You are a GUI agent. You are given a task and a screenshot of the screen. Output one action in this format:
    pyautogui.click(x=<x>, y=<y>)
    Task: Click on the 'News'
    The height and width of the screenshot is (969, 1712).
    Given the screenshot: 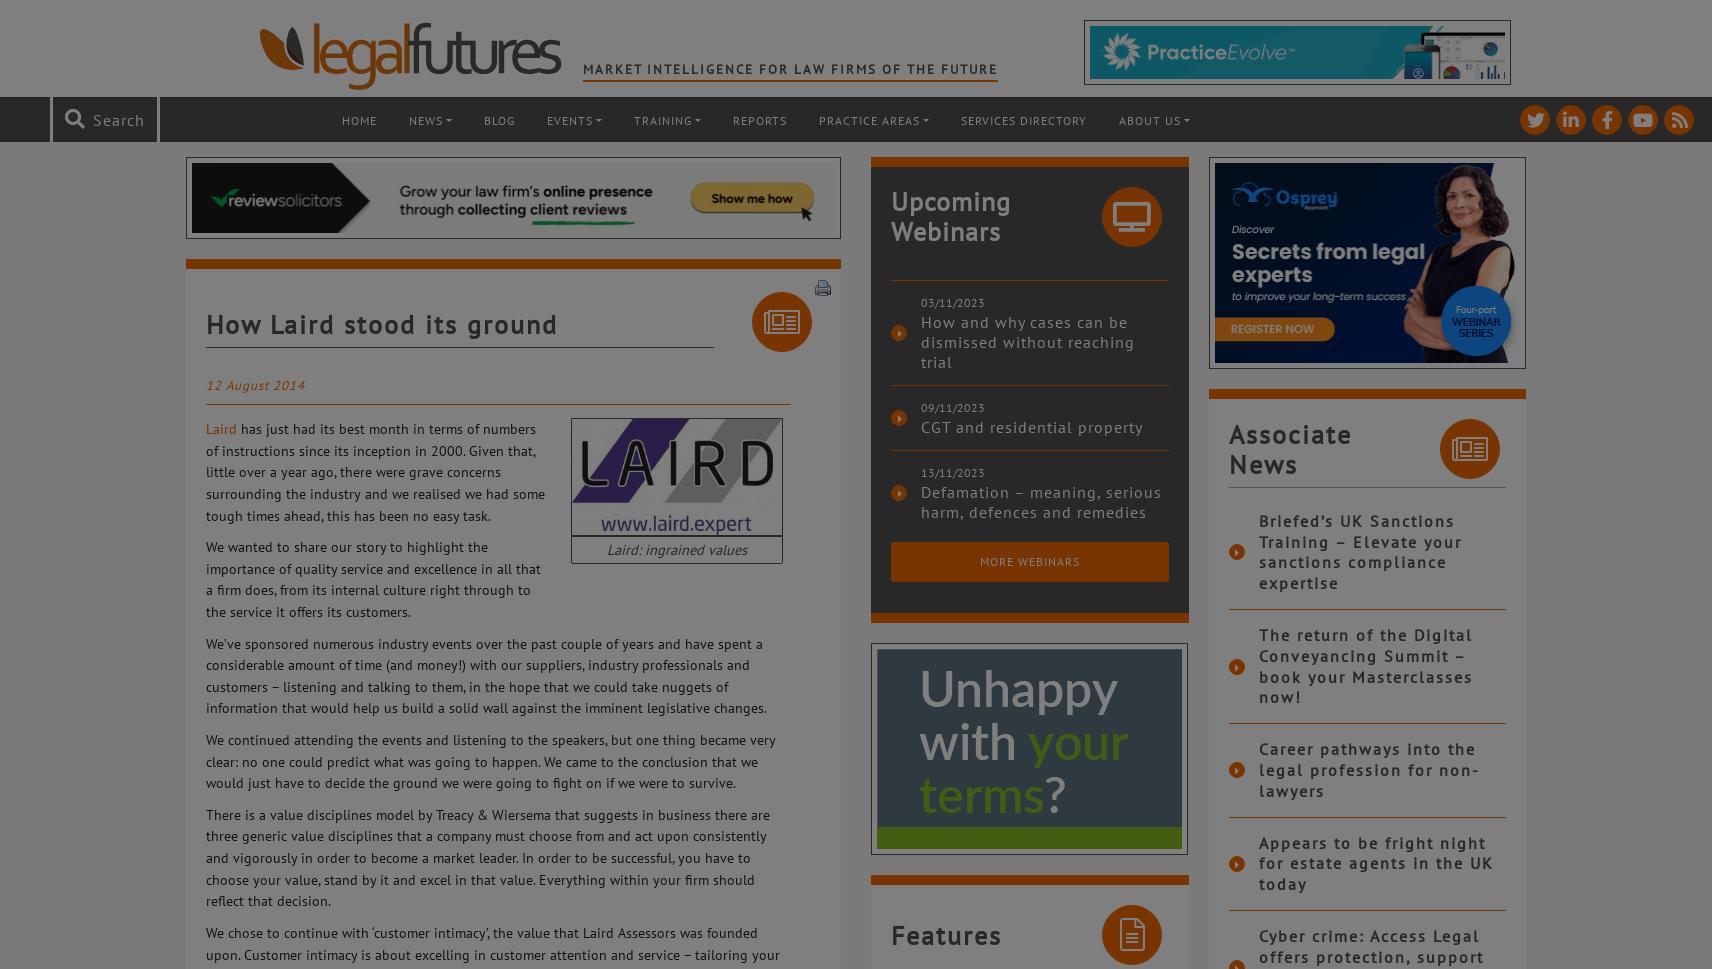 What is the action you would take?
    pyautogui.click(x=407, y=120)
    